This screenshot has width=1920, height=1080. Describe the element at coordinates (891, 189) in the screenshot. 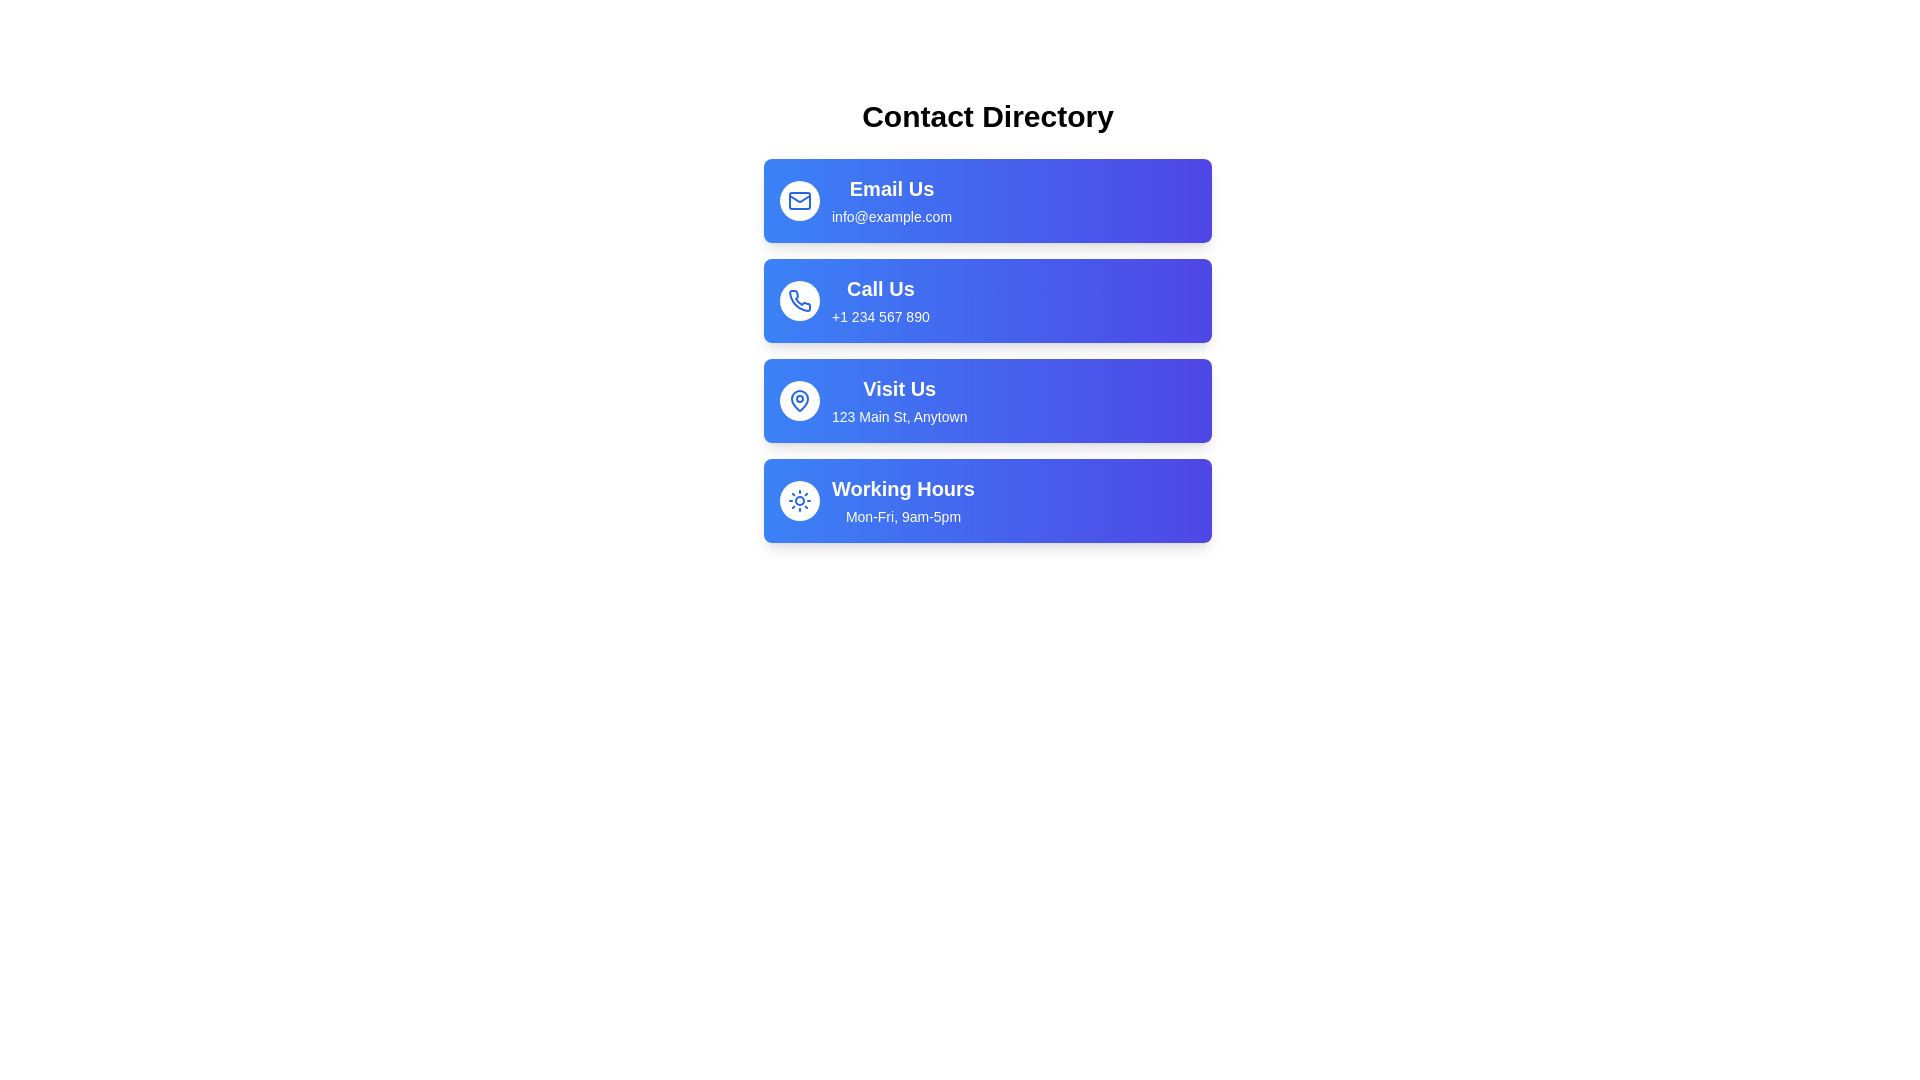

I see `the 'Email Us' text label which is bold and large-sized, placed on a blue rectangular background` at that location.